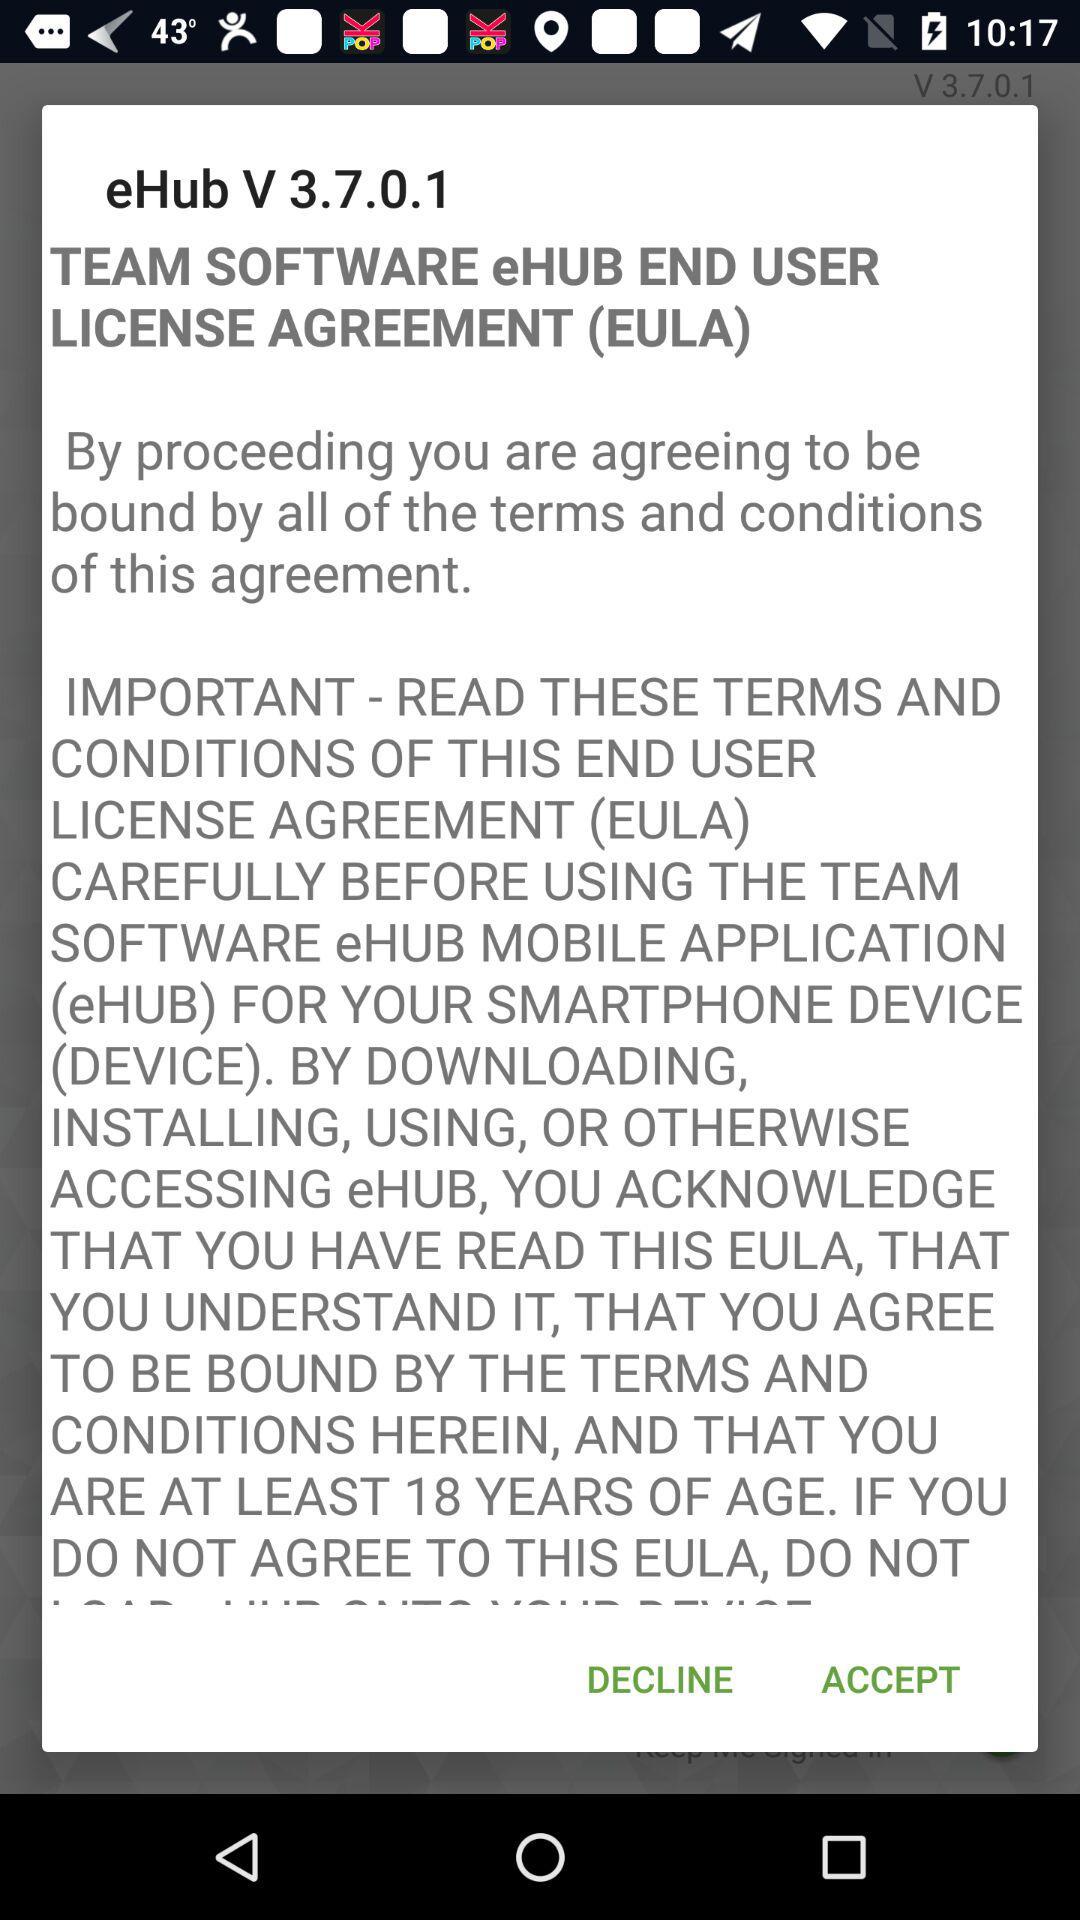 Image resolution: width=1080 pixels, height=1920 pixels. I want to click on item next to the accept, so click(659, 1678).